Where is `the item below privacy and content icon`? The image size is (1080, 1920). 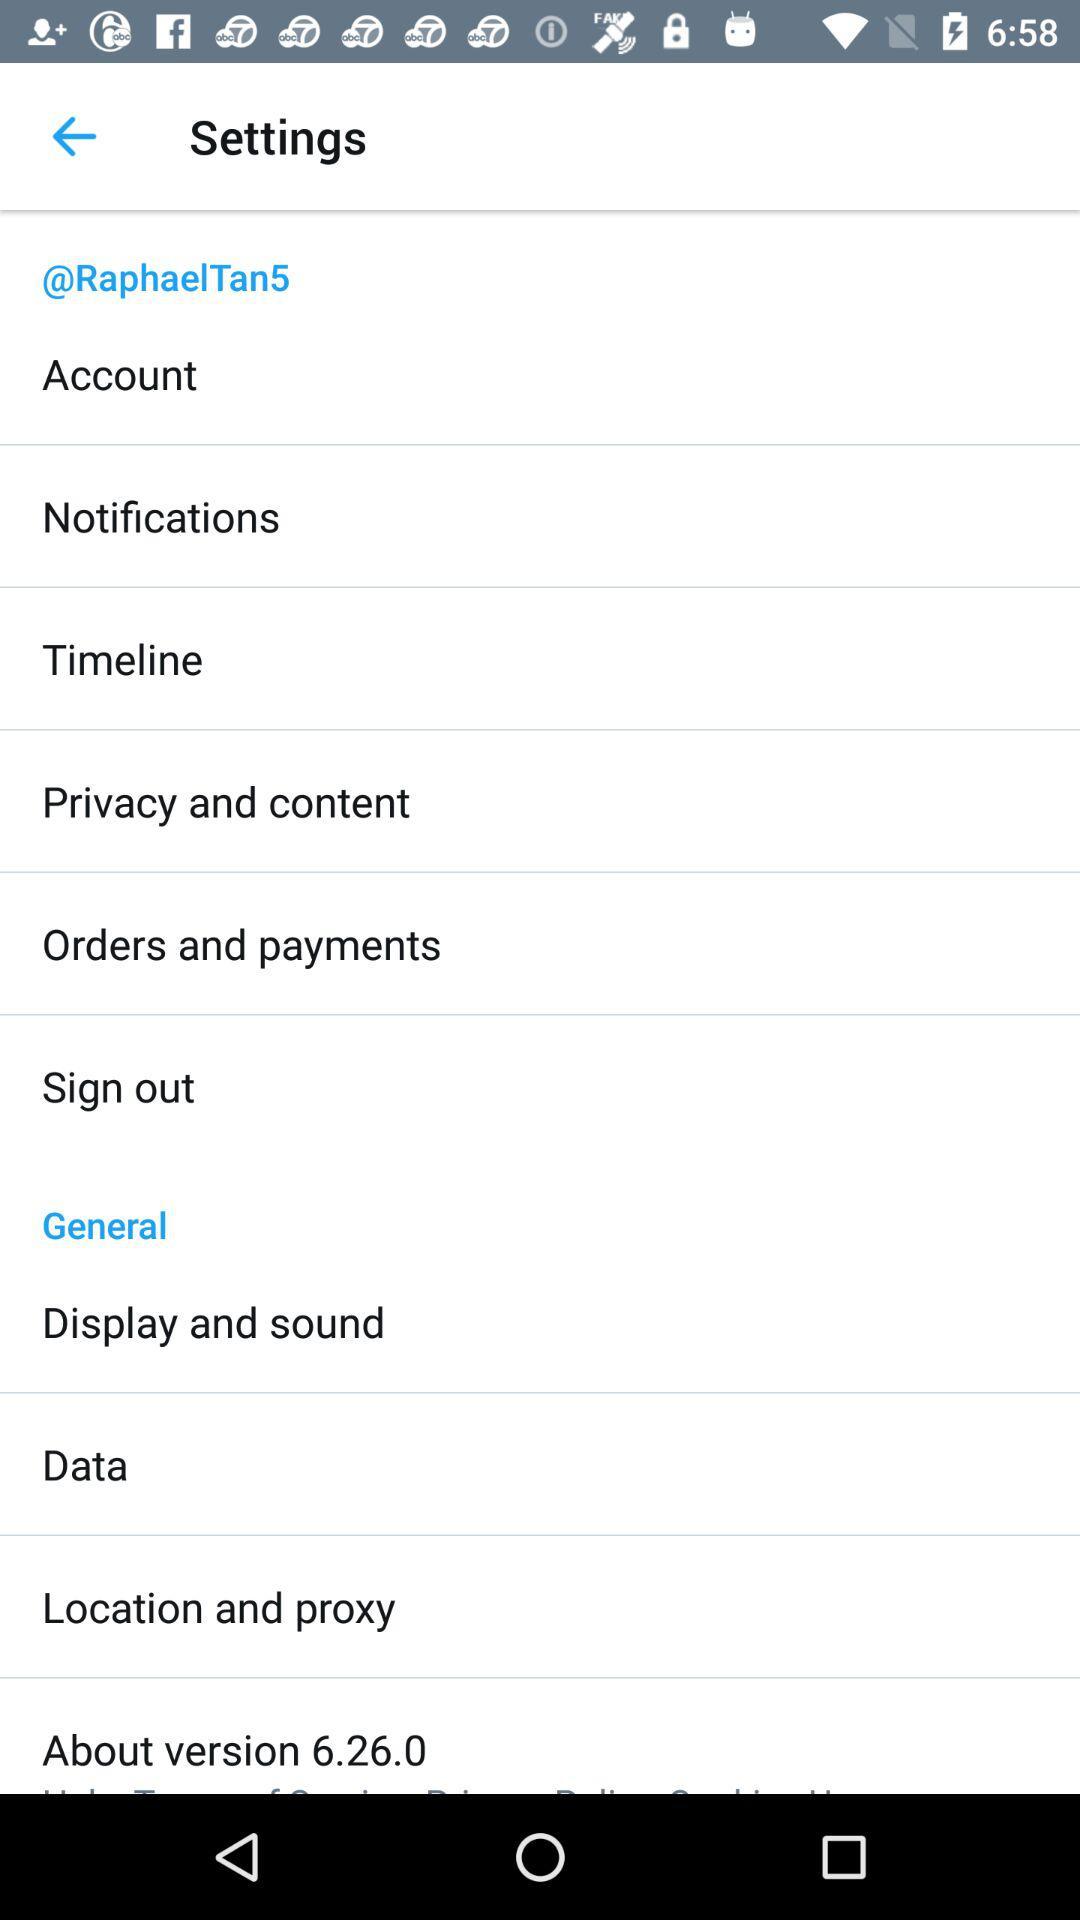 the item below privacy and content icon is located at coordinates (240, 942).